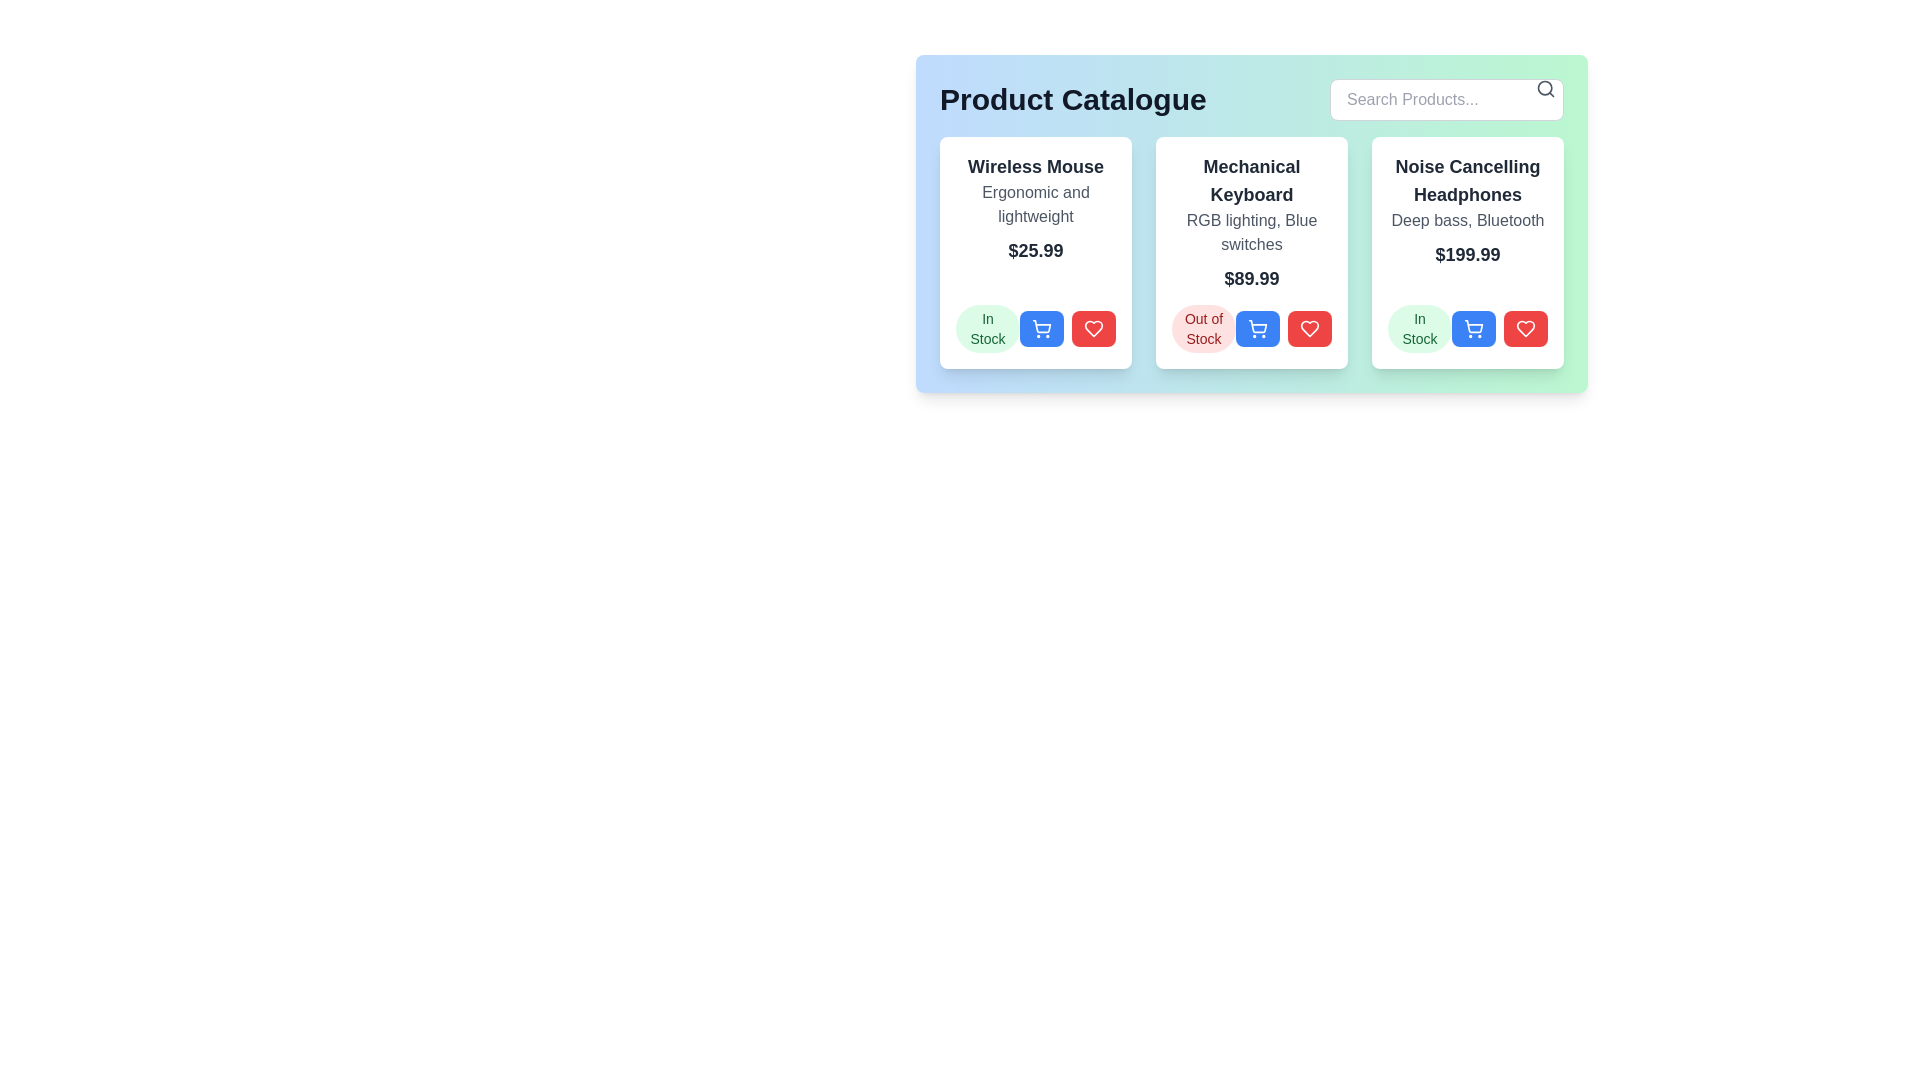 This screenshot has height=1080, width=1920. I want to click on the shopping cart button located below the product details of 'Mechanical Keyboard', bordered by a red 'Out of Stock' label on the left and a red heart icon on the right, for keyboard interaction, so click(1251, 327).